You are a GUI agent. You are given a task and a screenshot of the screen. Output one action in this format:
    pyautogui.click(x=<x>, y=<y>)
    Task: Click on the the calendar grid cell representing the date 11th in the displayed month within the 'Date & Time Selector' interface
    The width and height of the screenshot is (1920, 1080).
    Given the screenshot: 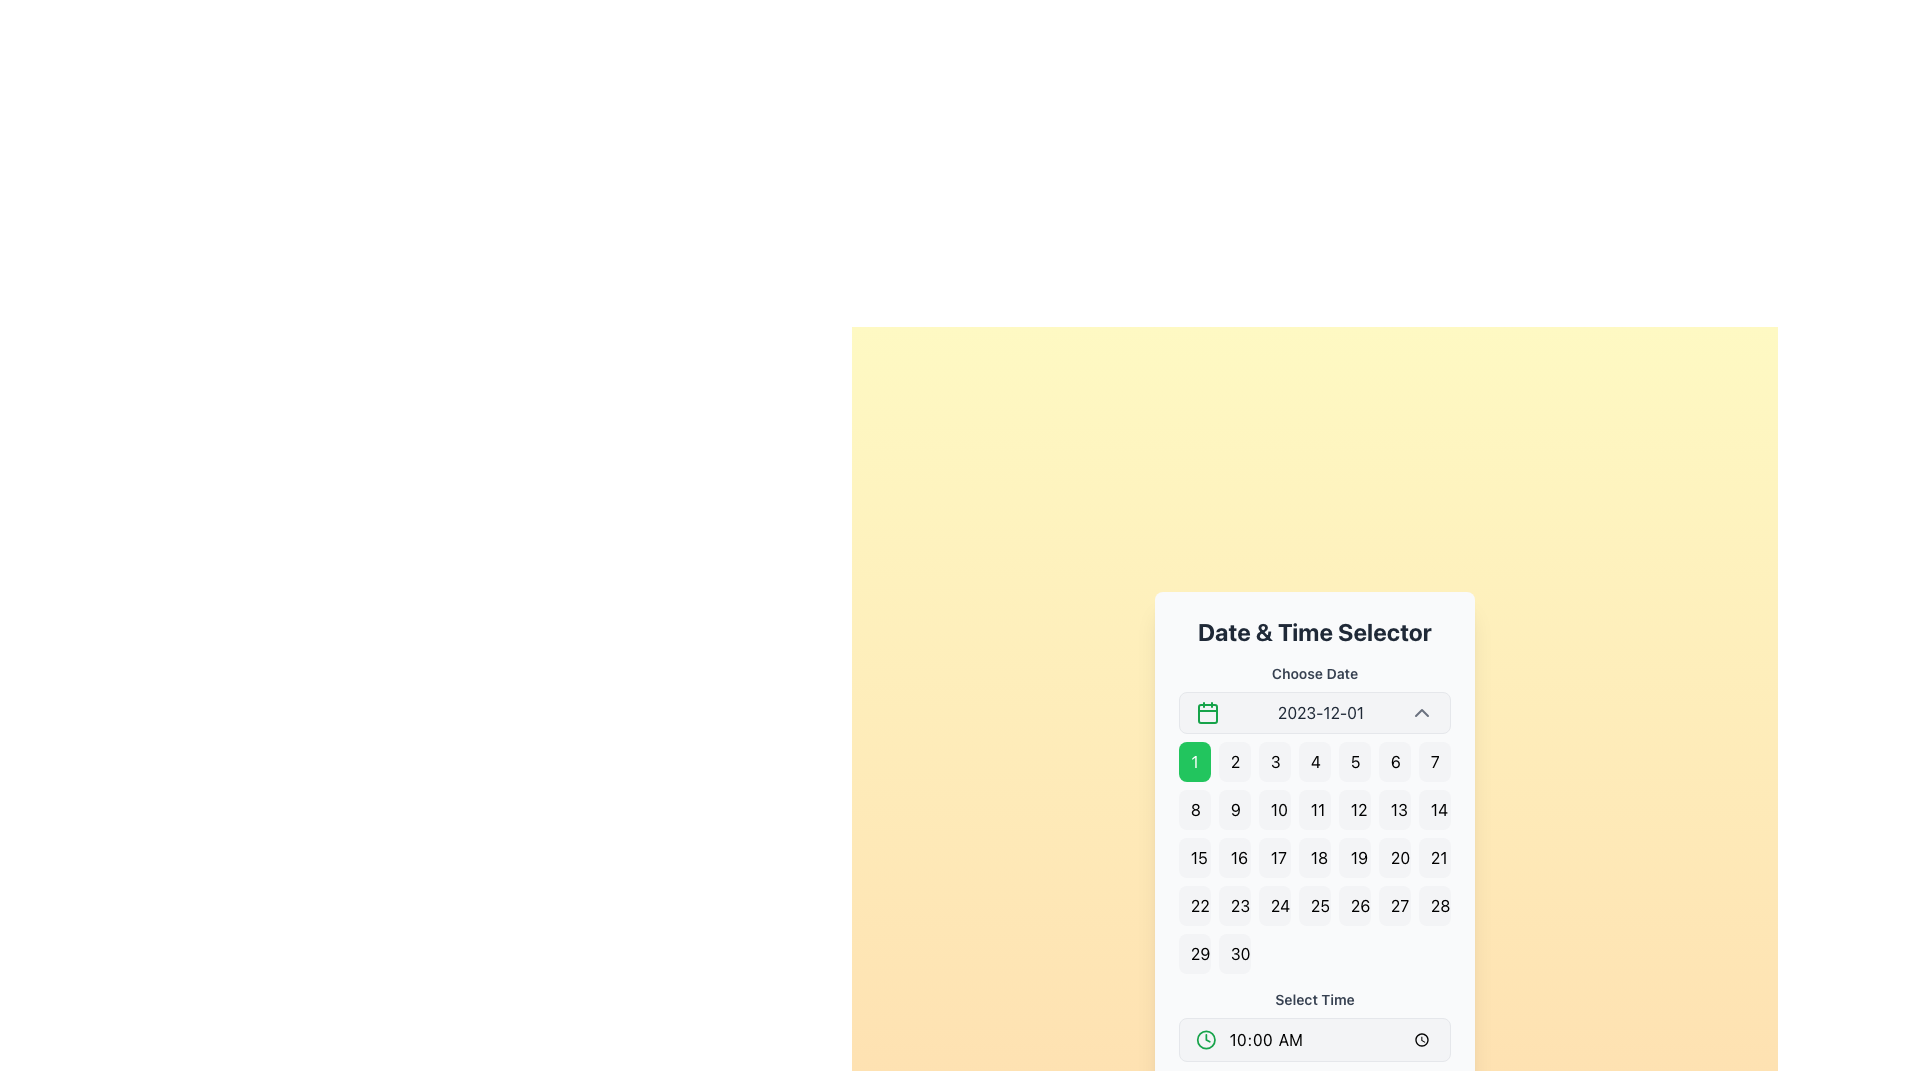 What is the action you would take?
    pyautogui.click(x=1315, y=818)
    